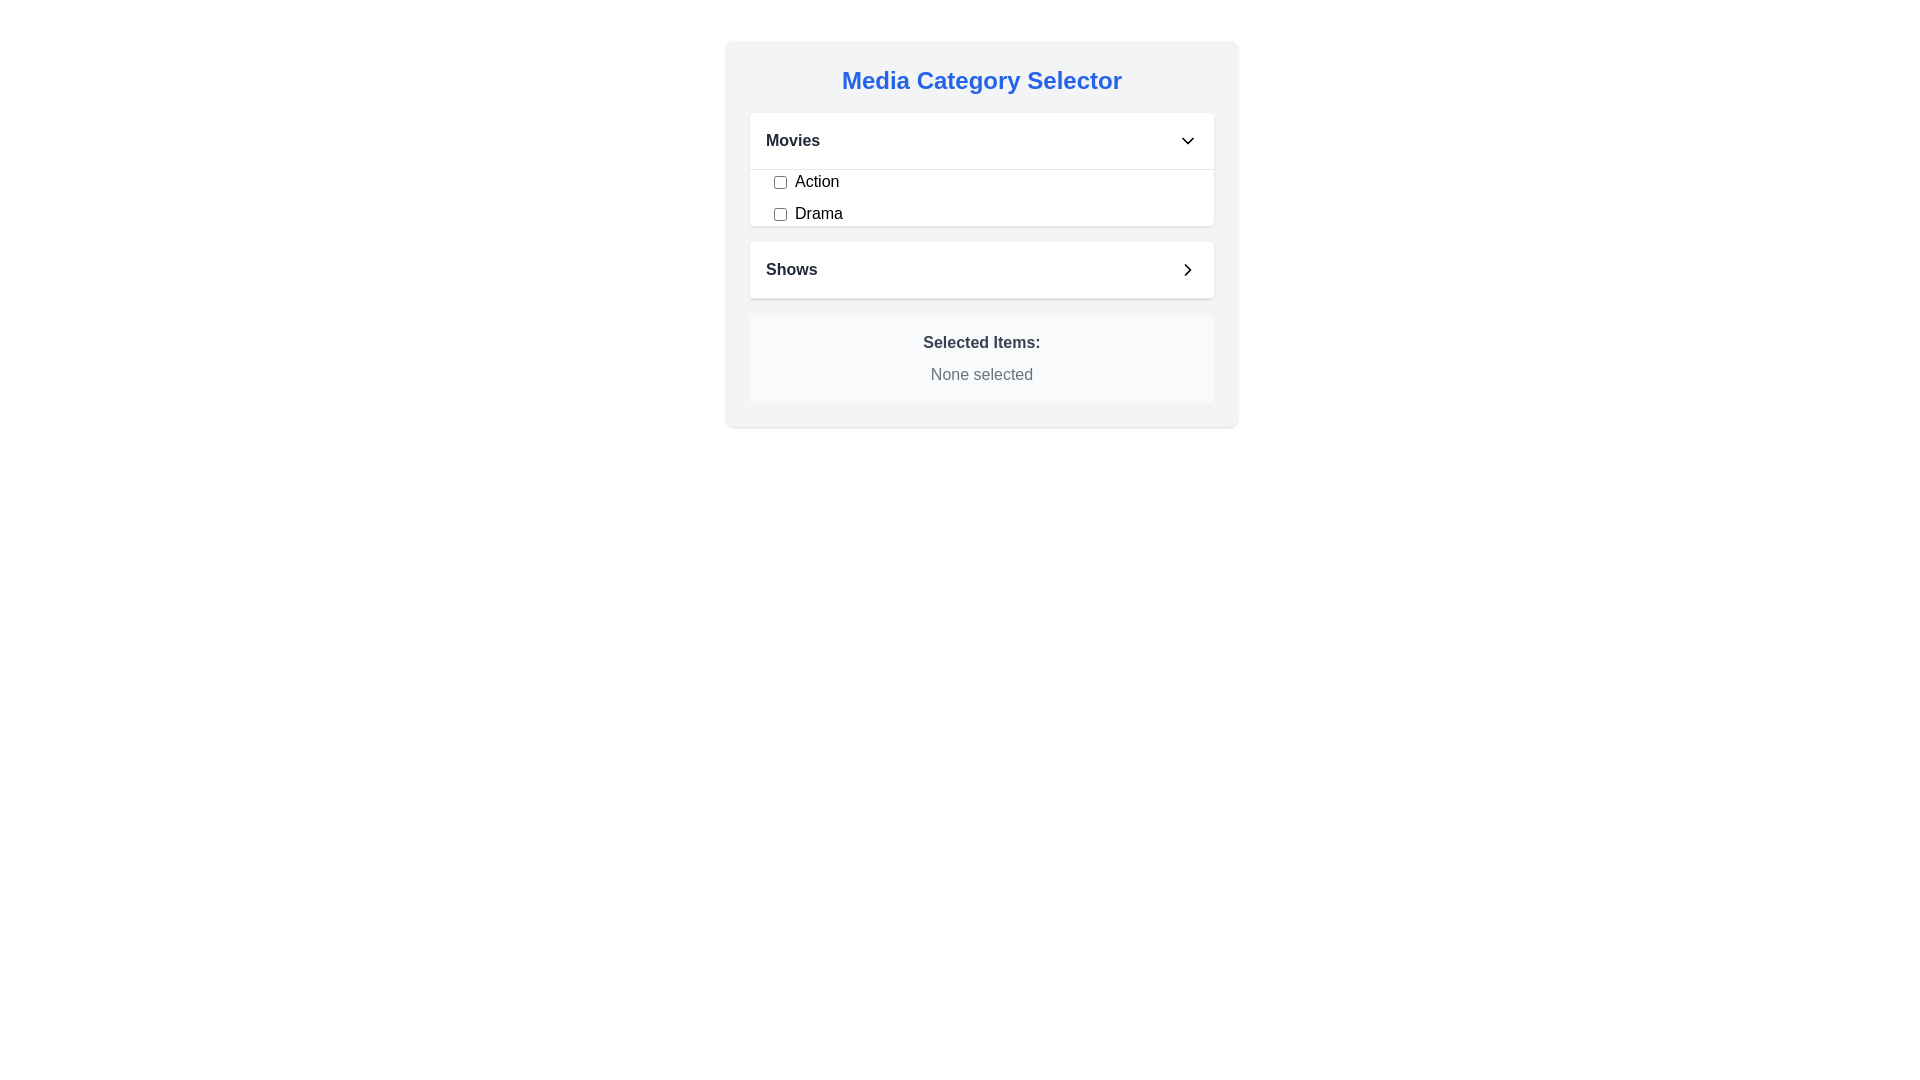 Image resolution: width=1920 pixels, height=1080 pixels. I want to click on the chevron-down icon indicating the dropdown for the 'Movies' section, which is positioned to the right of the 'Movies' label, so click(1188, 140).